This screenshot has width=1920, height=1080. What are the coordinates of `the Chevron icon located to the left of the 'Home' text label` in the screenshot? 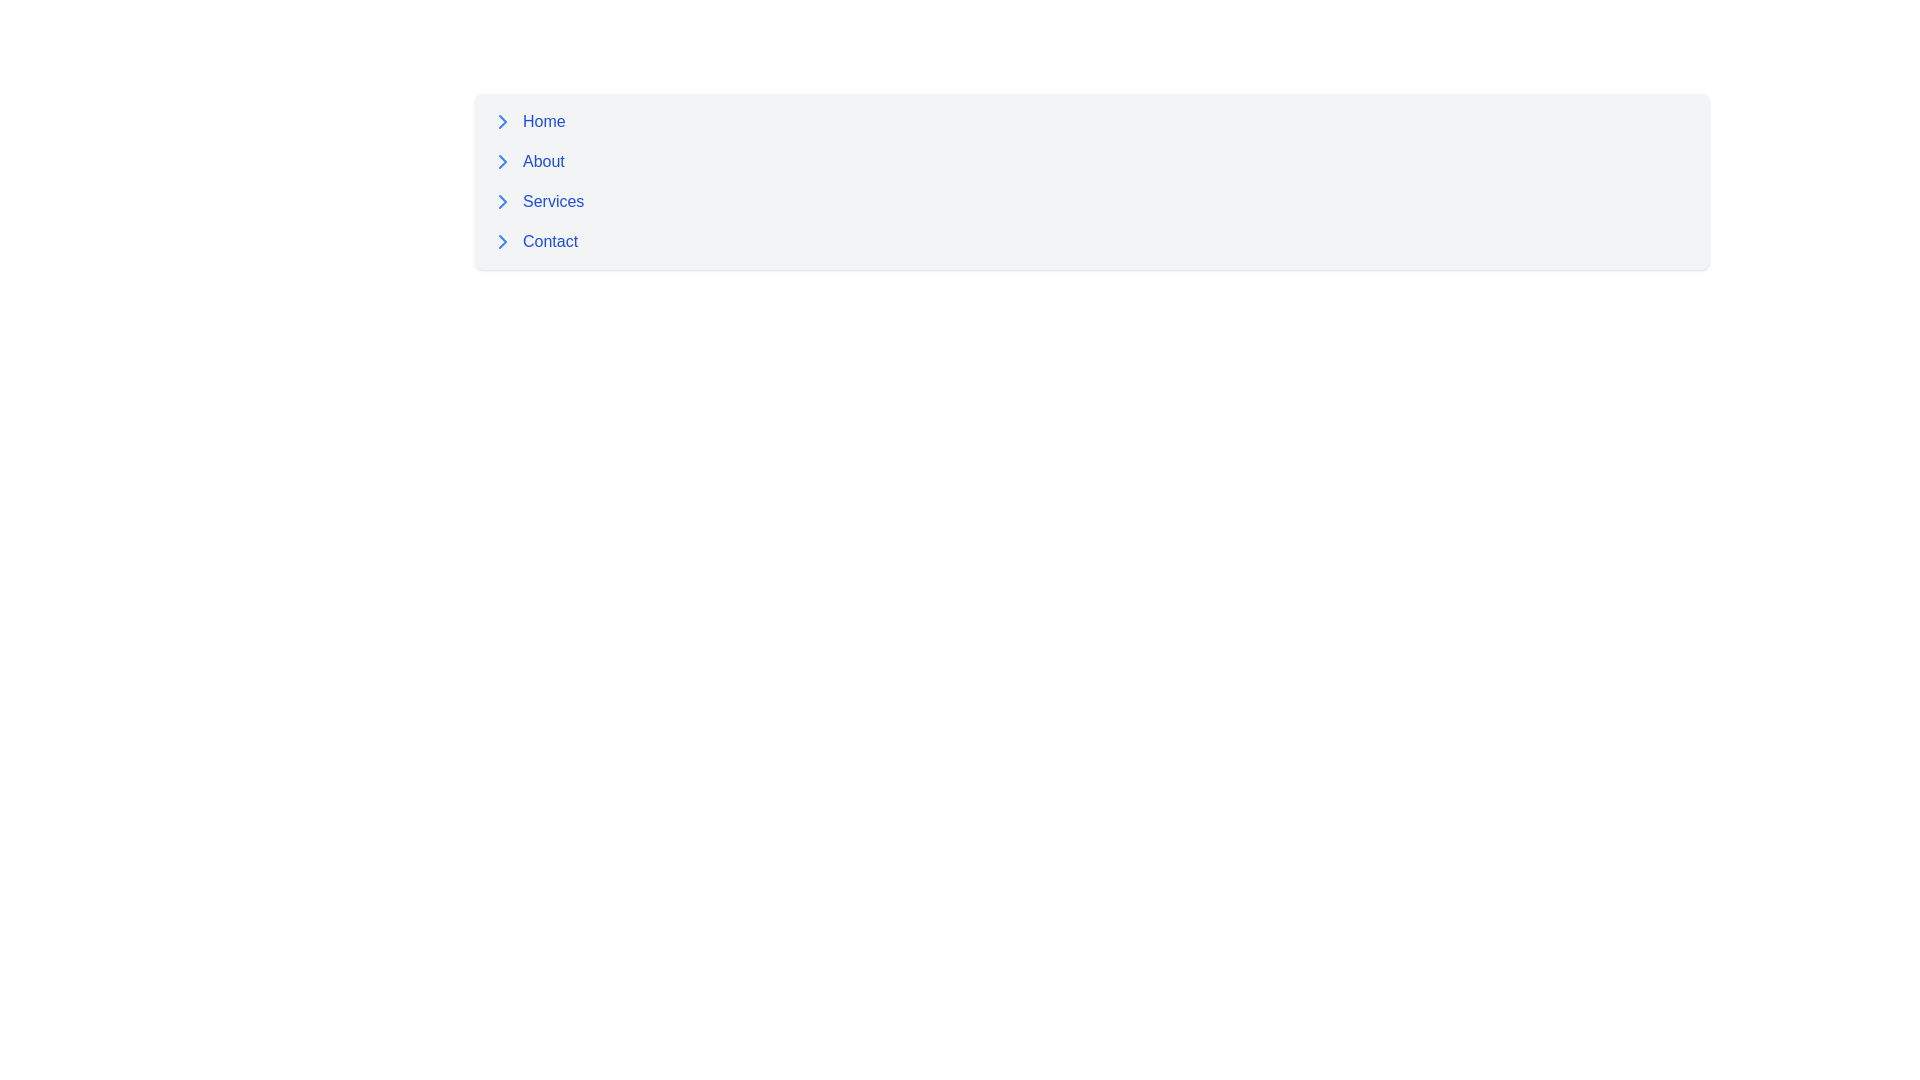 It's located at (503, 122).